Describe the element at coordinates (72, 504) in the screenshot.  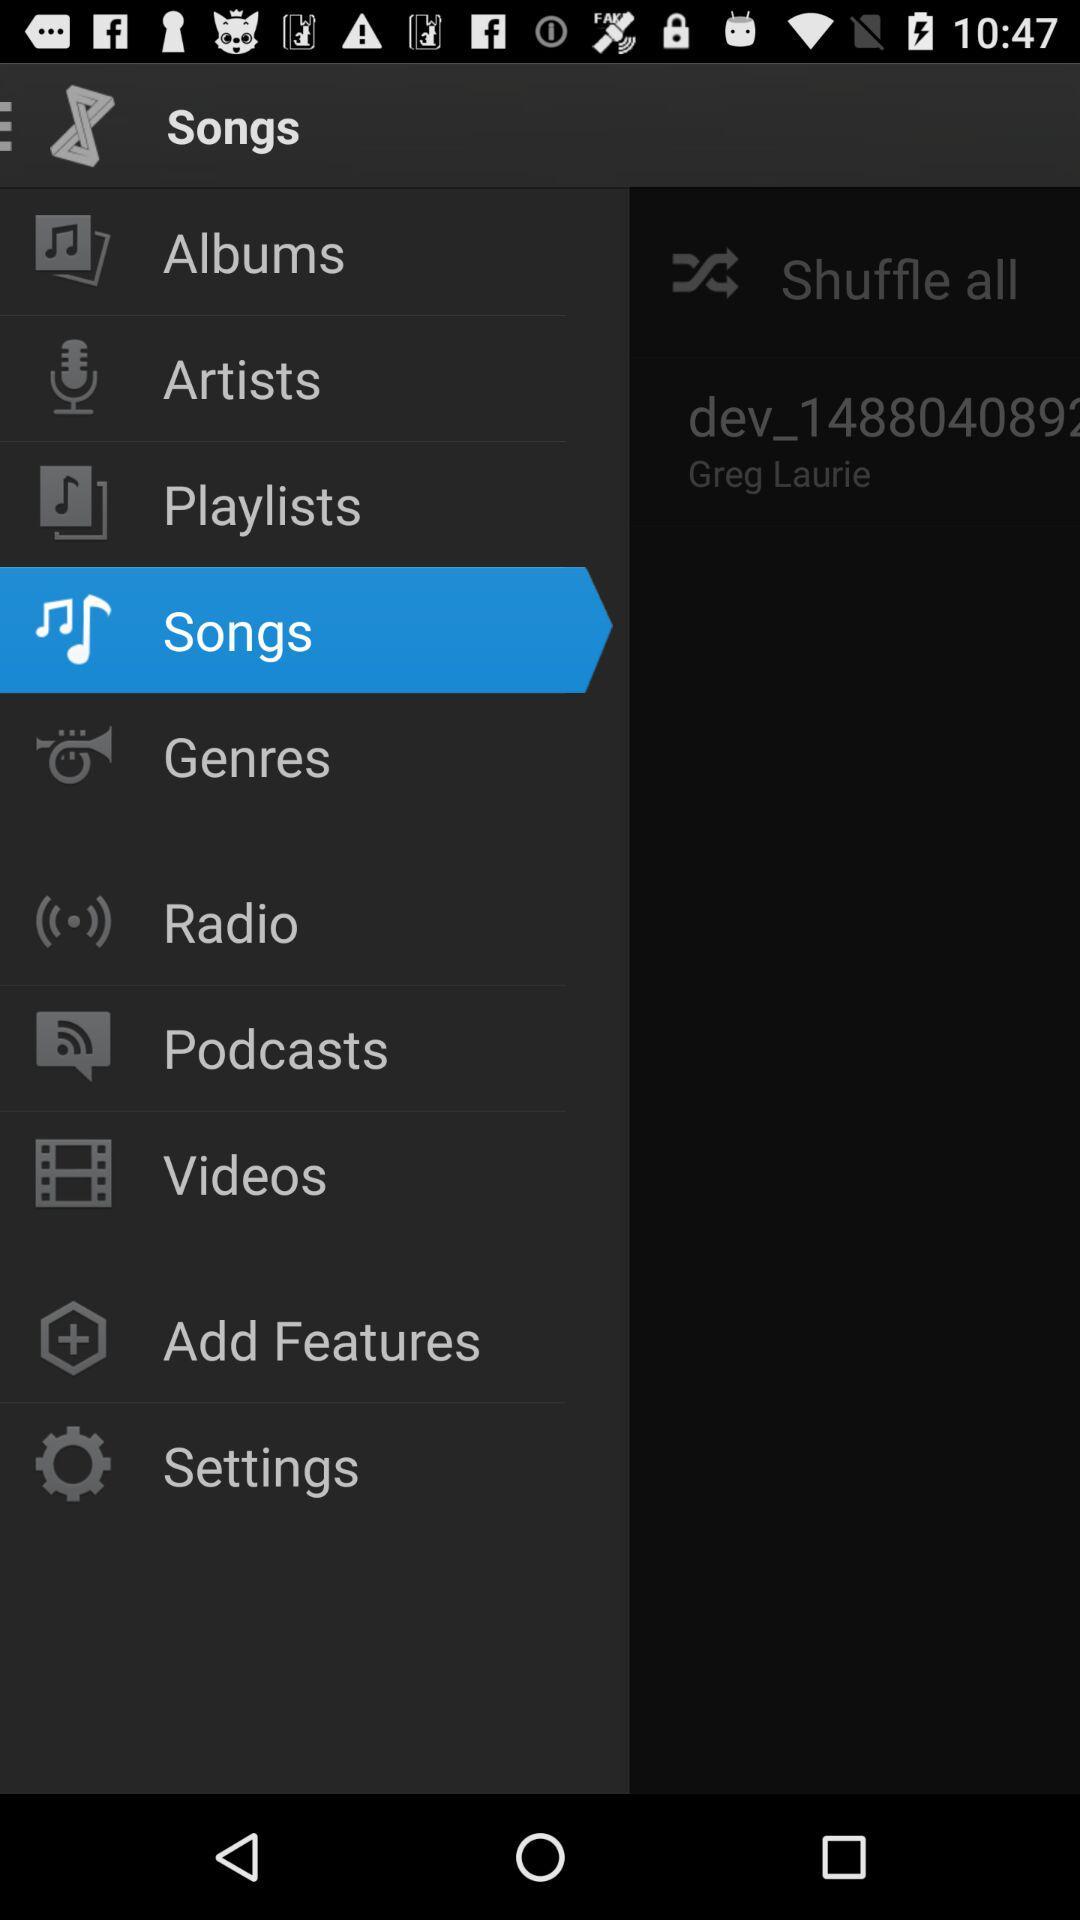
I see `the icon just left to playlists` at that location.